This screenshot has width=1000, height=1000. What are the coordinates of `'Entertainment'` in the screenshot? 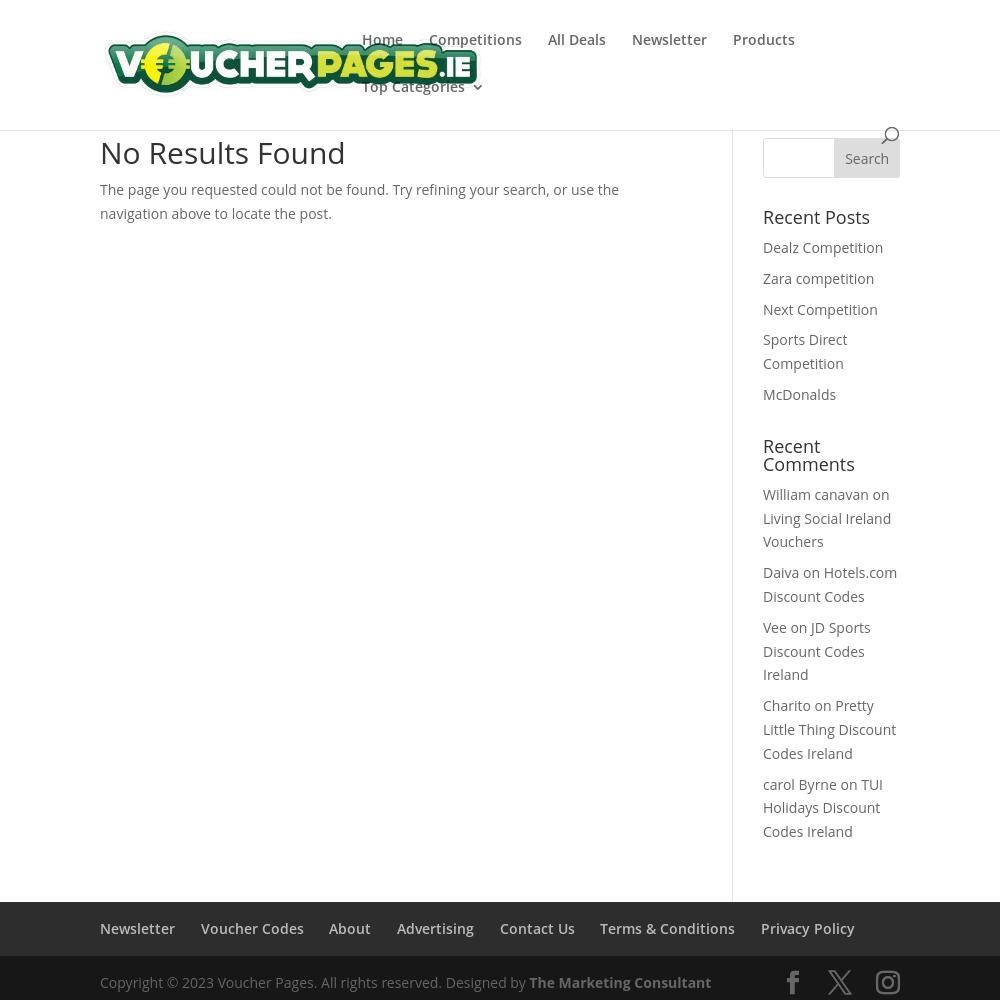 It's located at (451, 368).